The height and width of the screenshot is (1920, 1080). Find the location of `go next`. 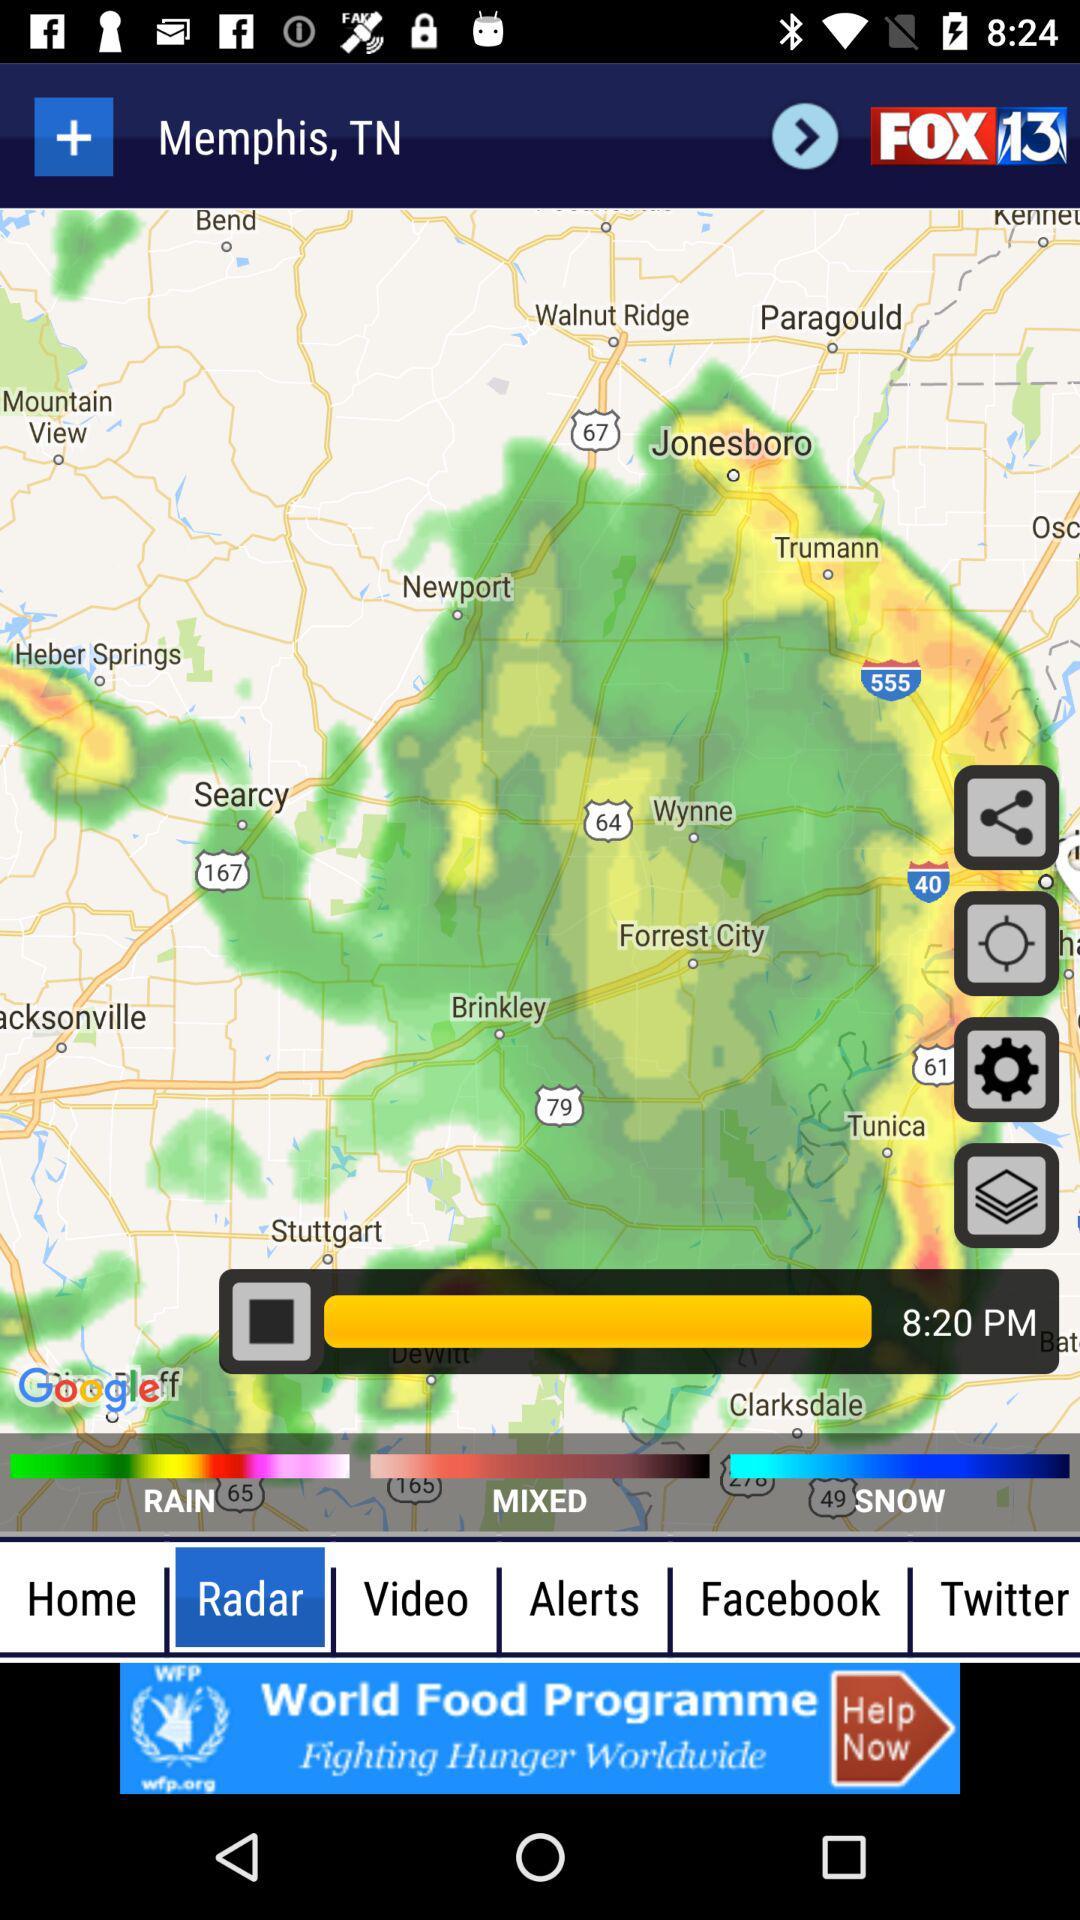

go next is located at coordinates (804, 135).